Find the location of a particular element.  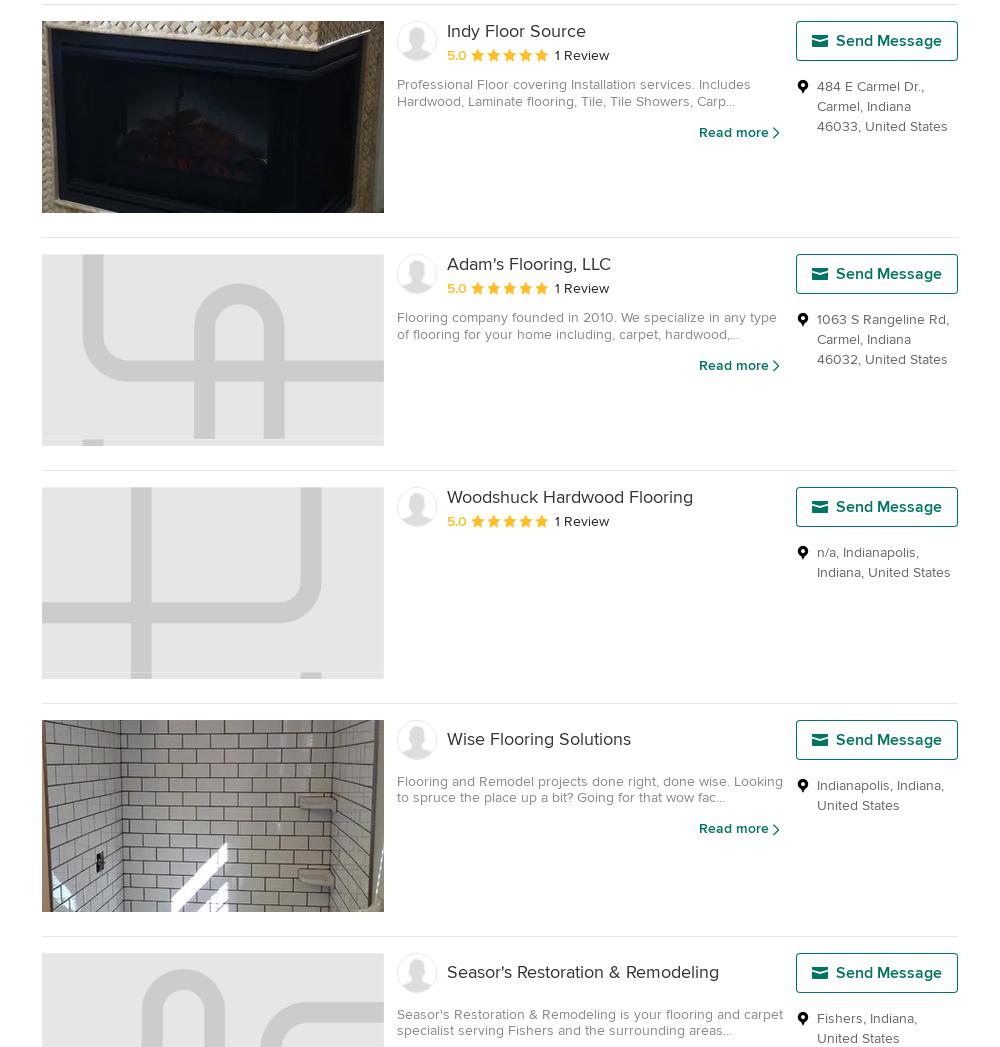

'484 E Carmel Dr.' is located at coordinates (868, 85).